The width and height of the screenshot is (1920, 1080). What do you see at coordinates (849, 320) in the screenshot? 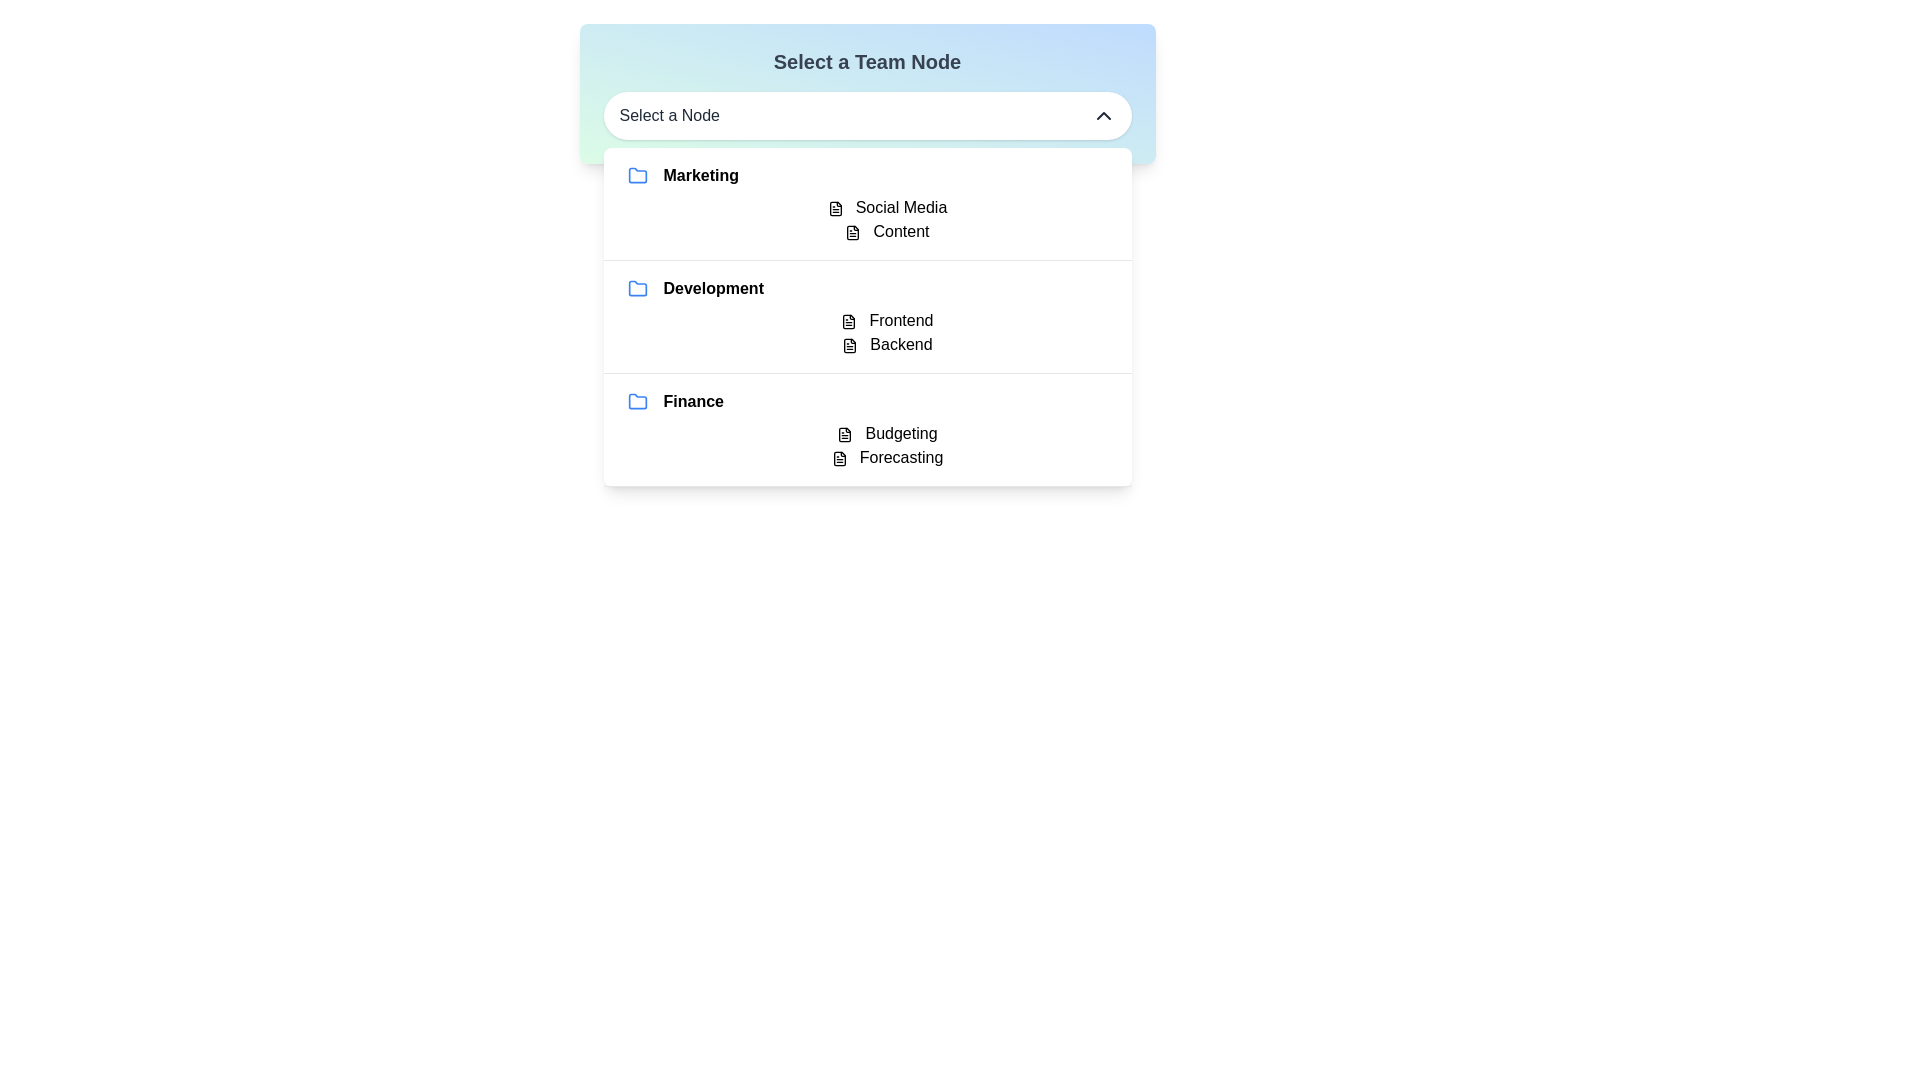
I see `the small file icon with a dark outline located to the left of the text 'Frontend' in the 'Development' dropdown menu` at bounding box center [849, 320].